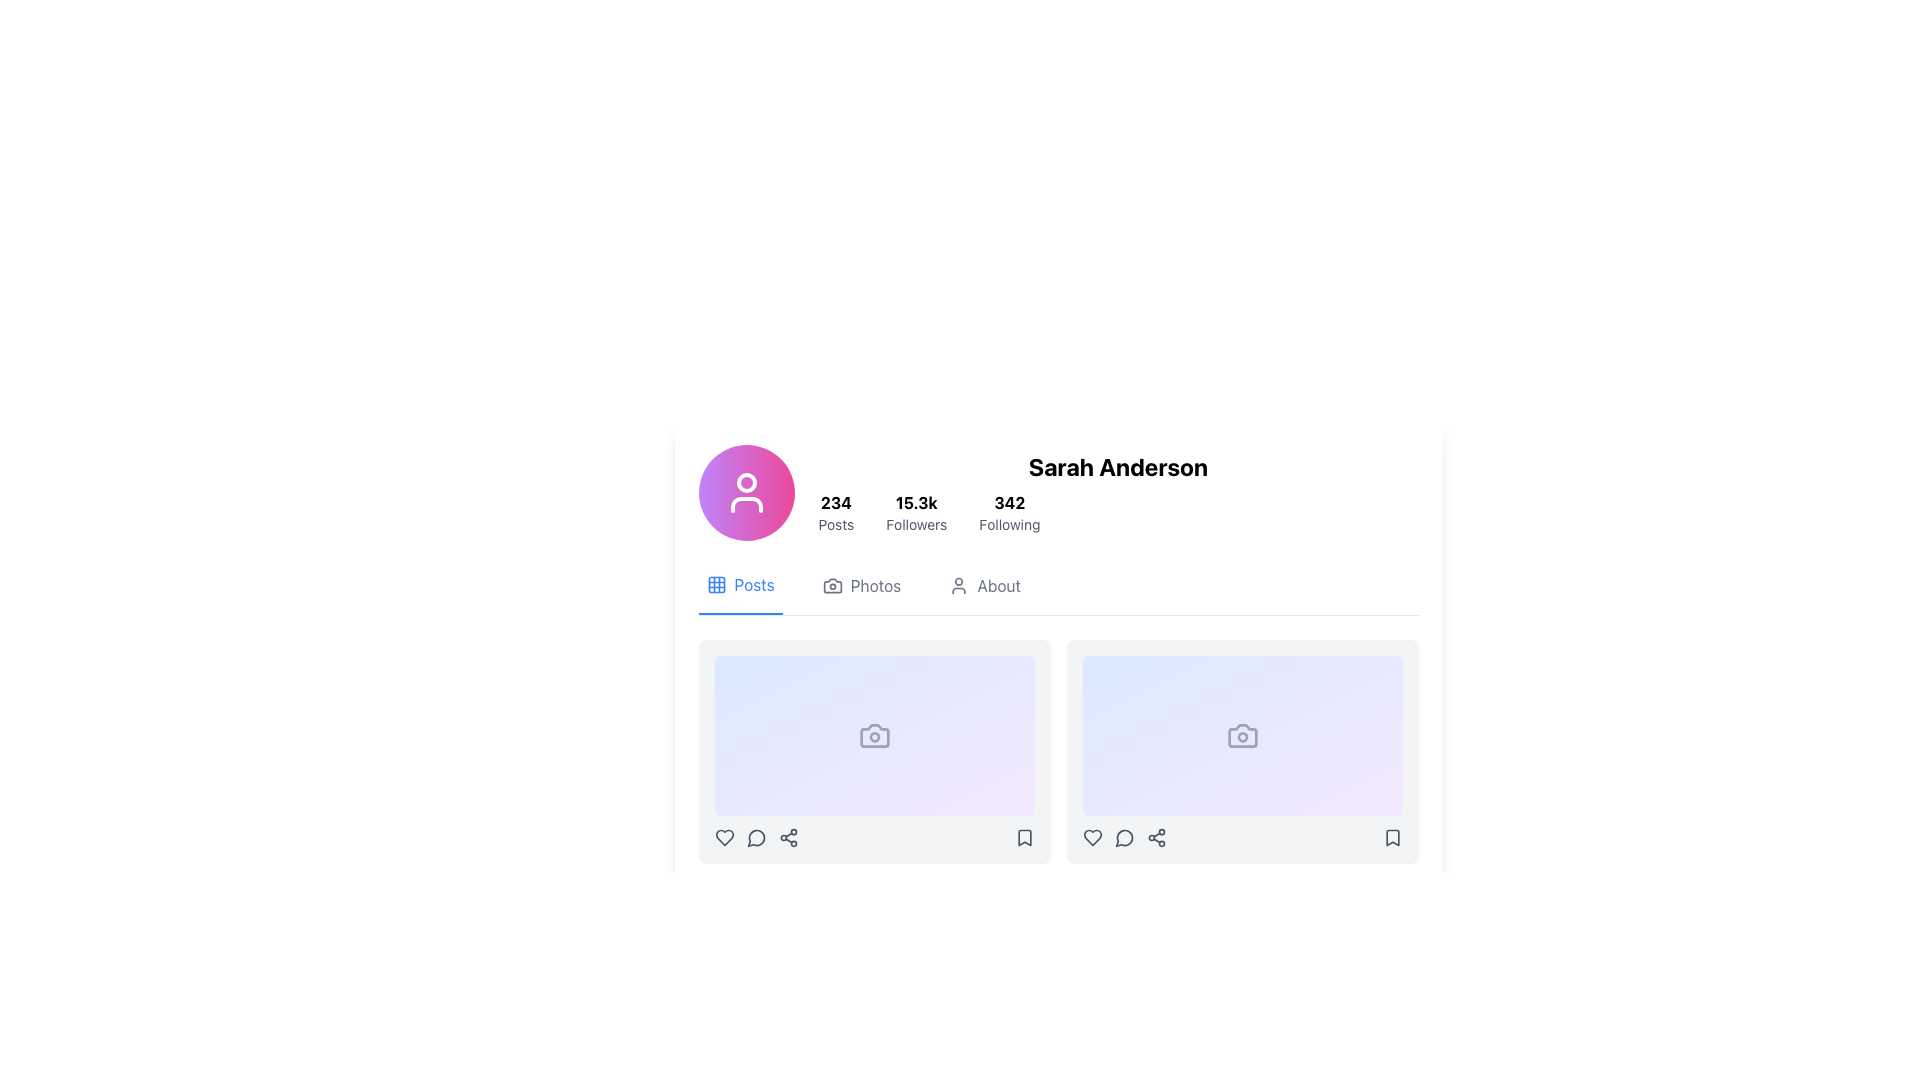  What do you see at coordinates (1009, 523) in the screenshot?
I see `the Text label that indicates the number of accounts the user is following, located below the number '342' in the profile statistics section` at bounding box center [1009, 523].